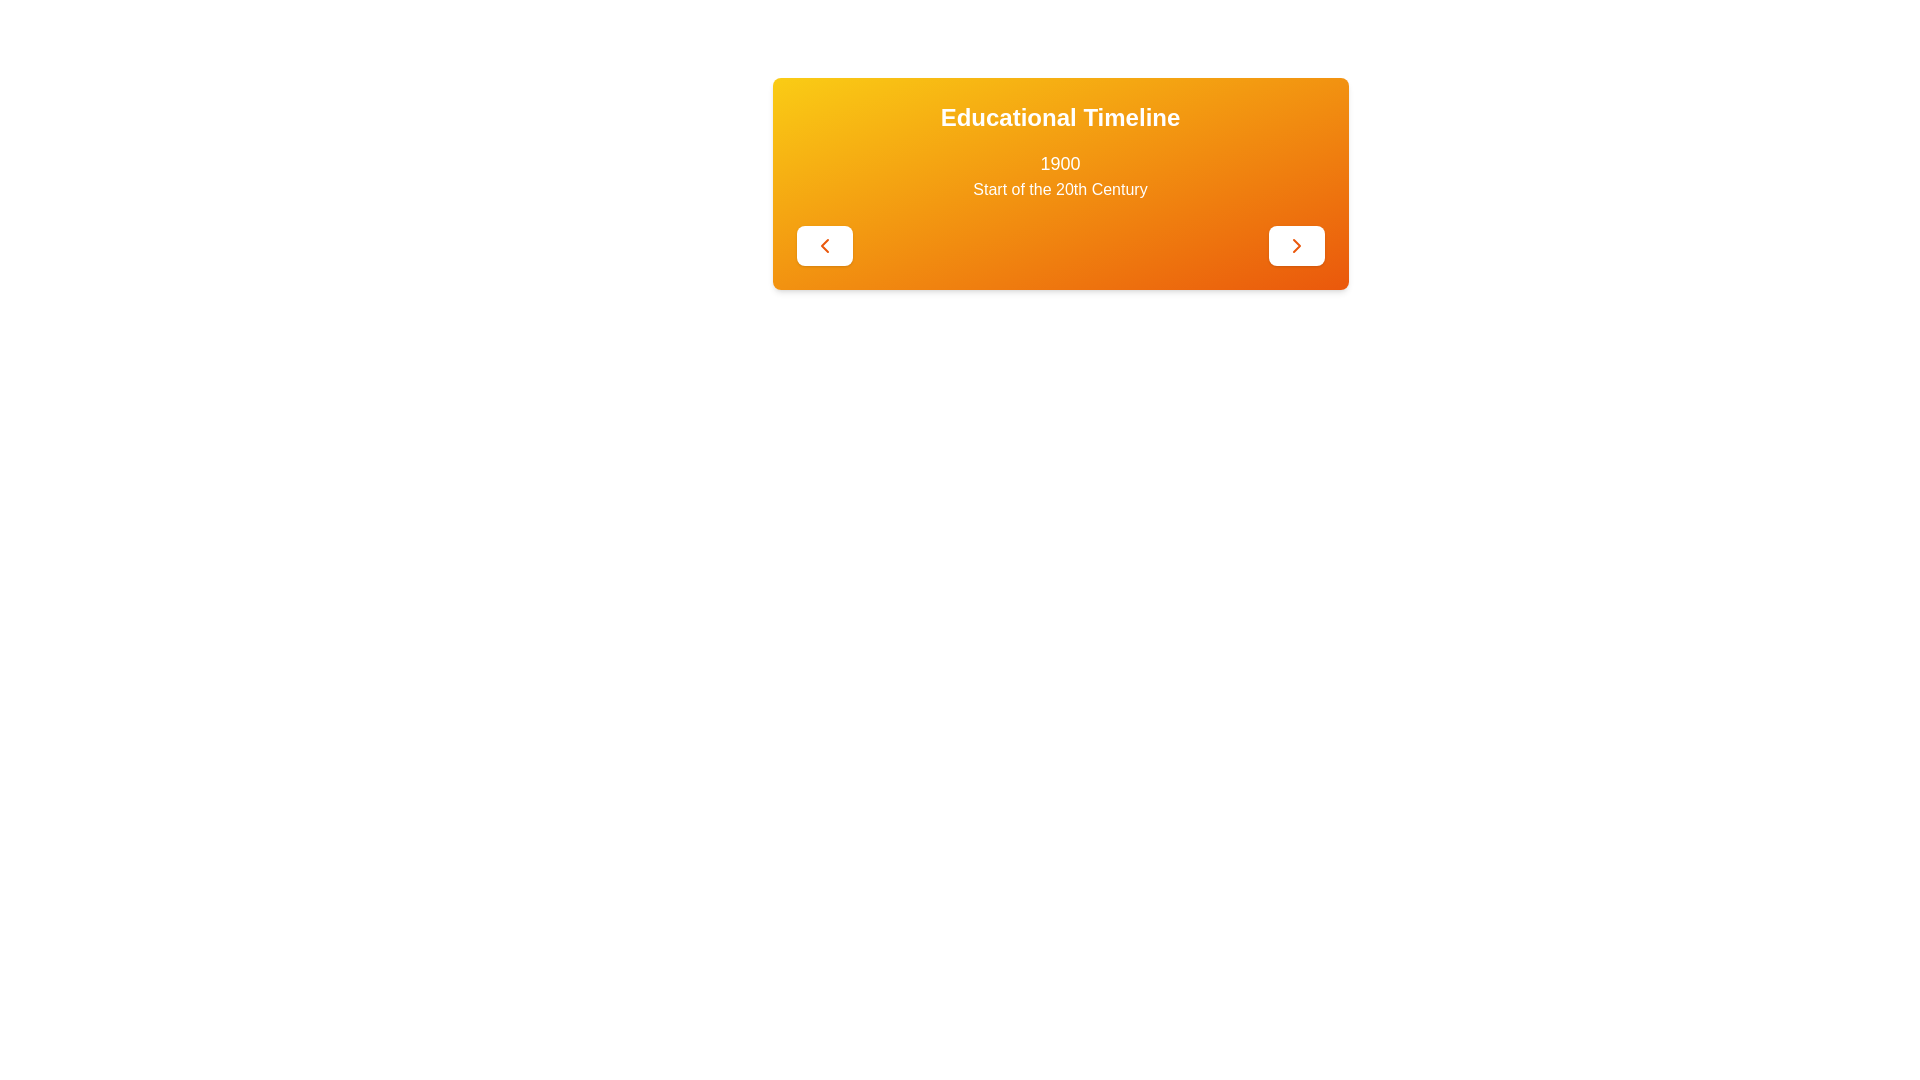  I want to click on text label indicating the event corresponding to the year 1900, which is located below the sibling element containing '1900', so click(1059, 189).